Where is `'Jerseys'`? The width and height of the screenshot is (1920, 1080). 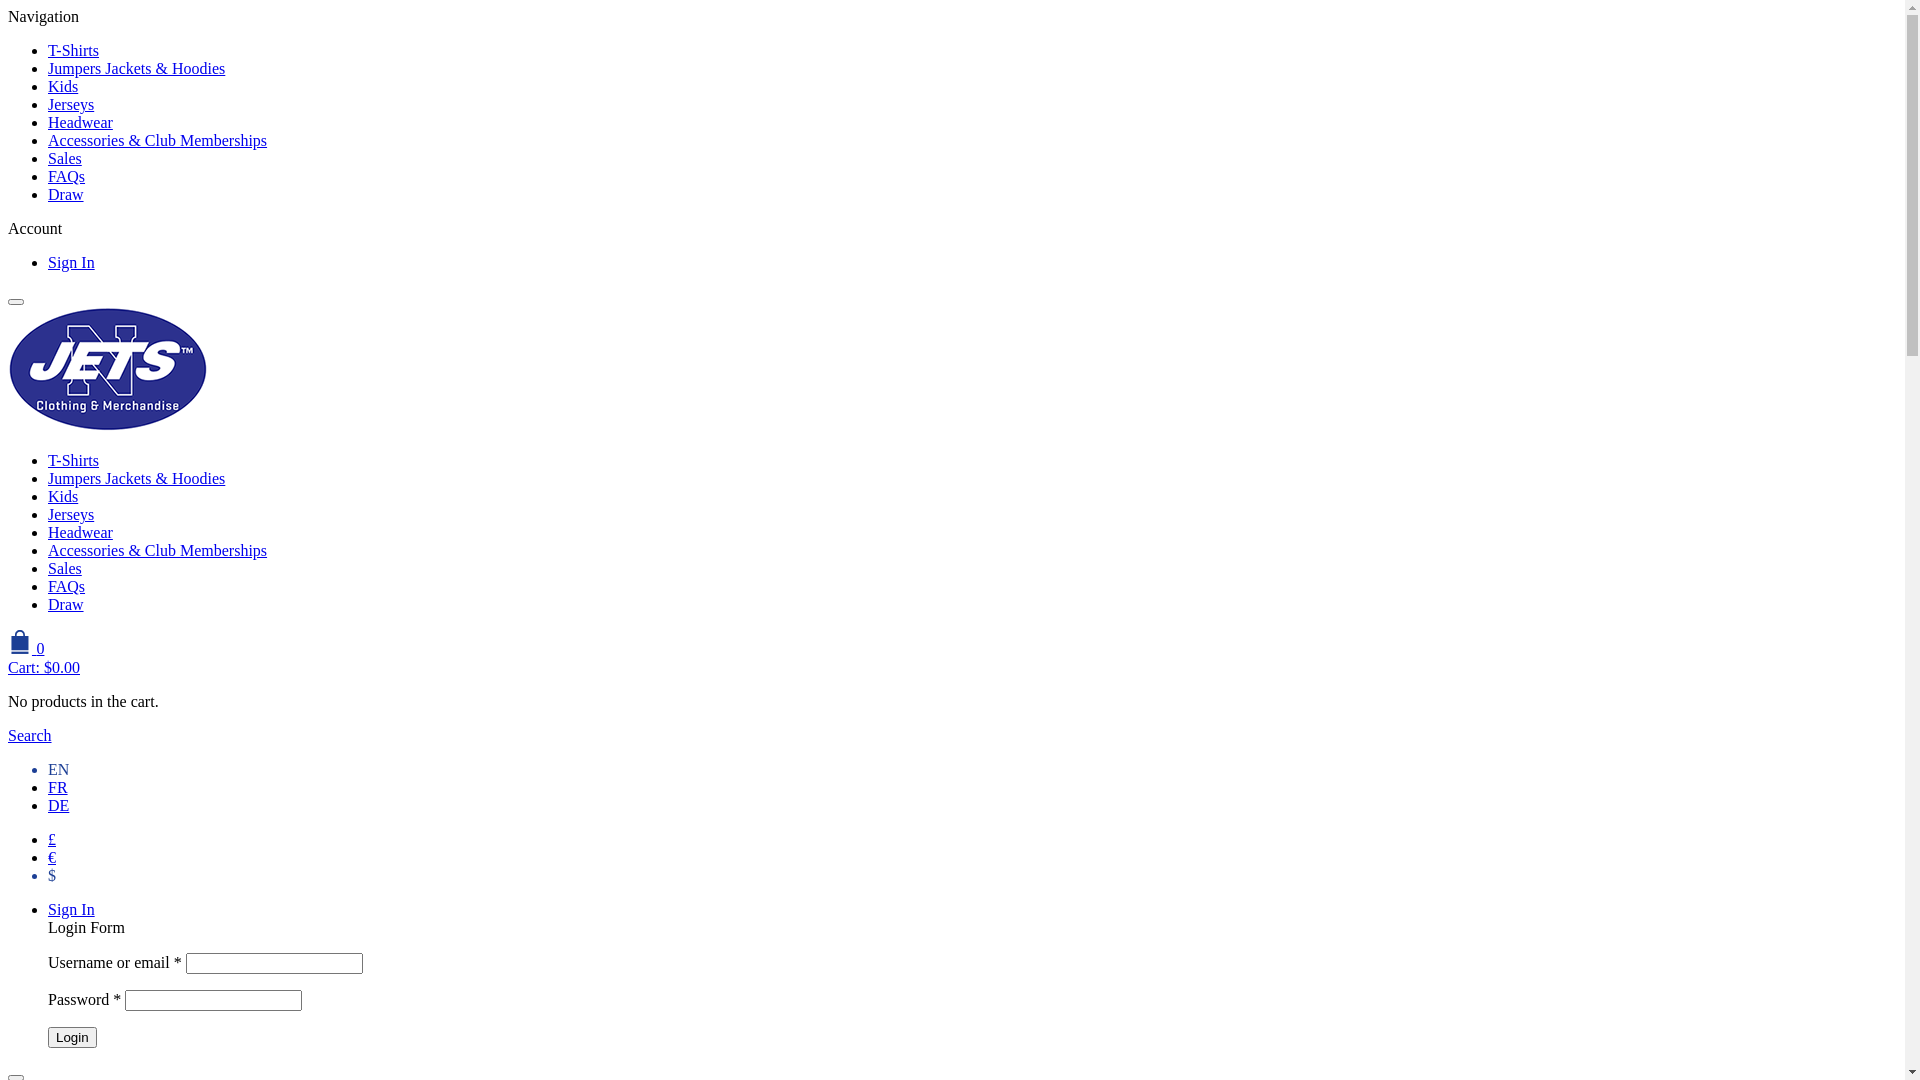 'Jerseys' is located at coordinates (71, 104).